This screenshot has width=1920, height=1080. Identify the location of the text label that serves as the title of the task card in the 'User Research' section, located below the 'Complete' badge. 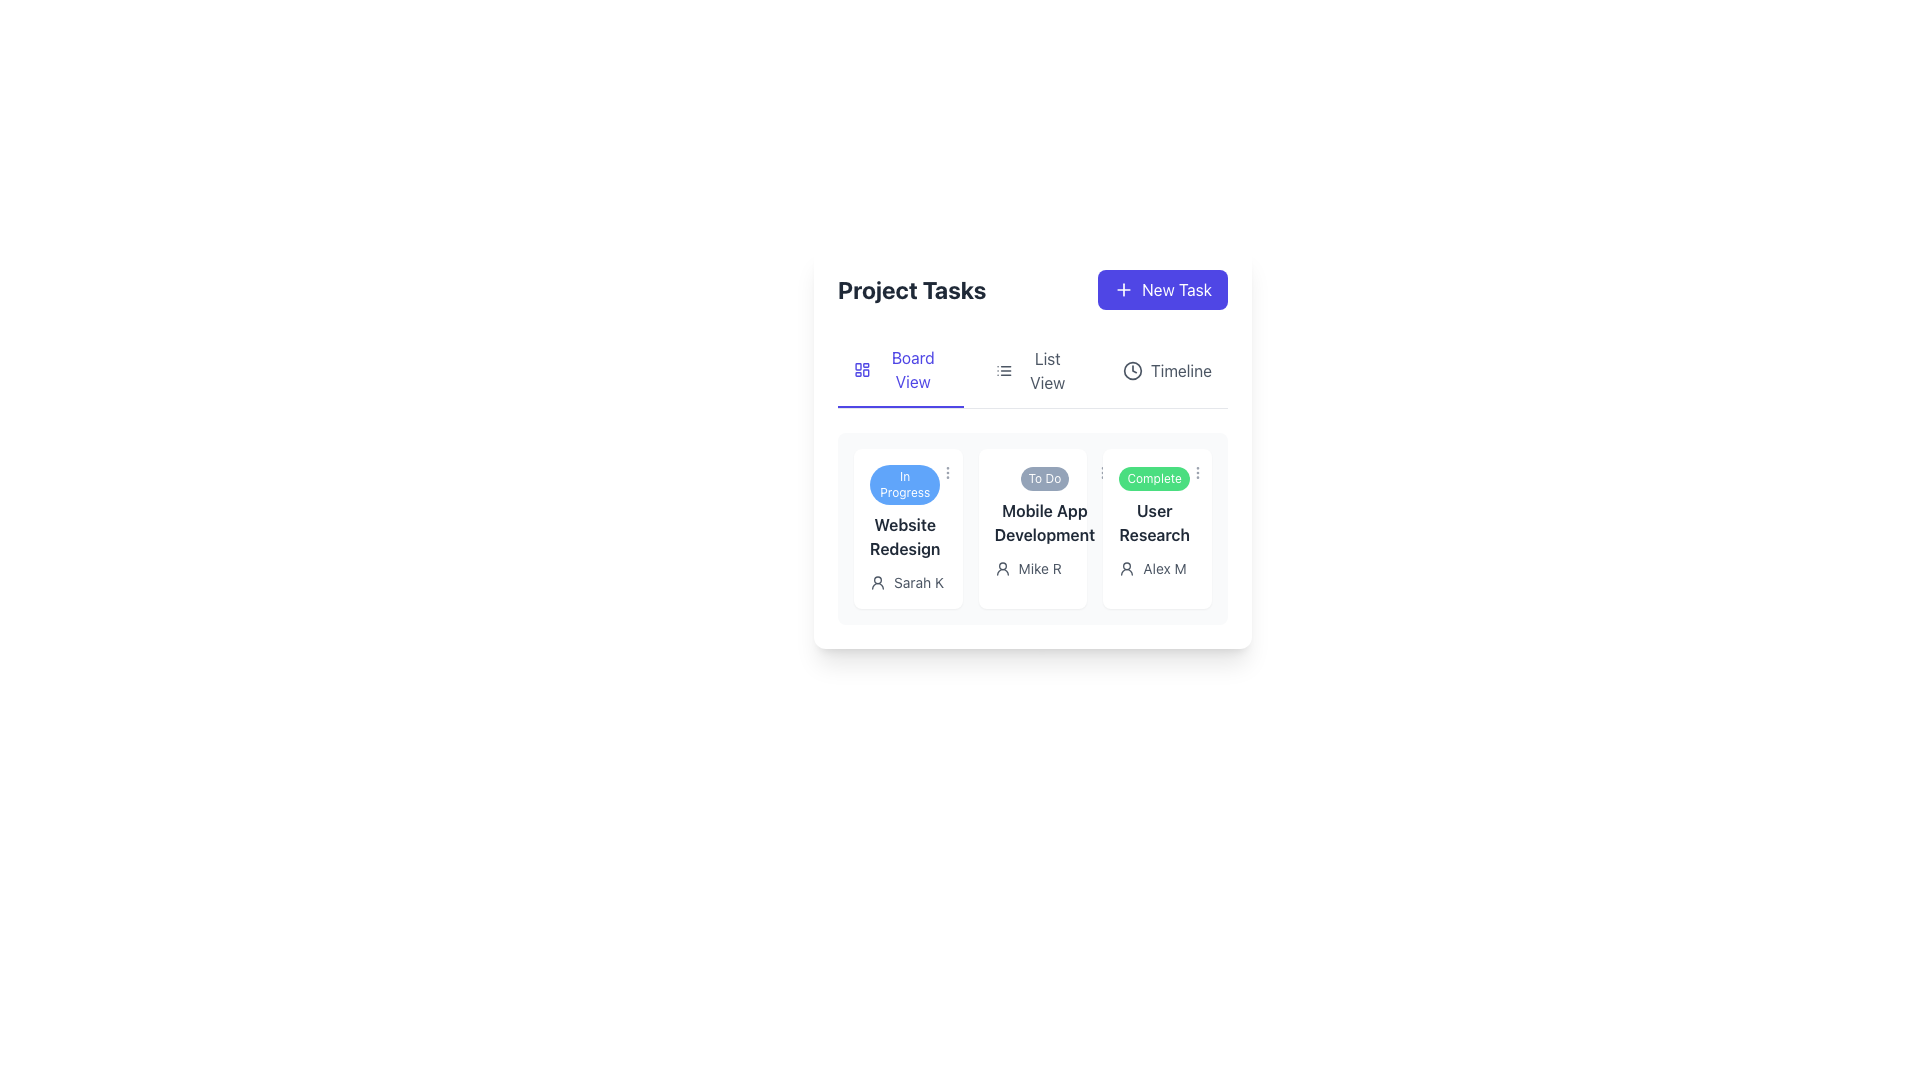
(1154, 522).